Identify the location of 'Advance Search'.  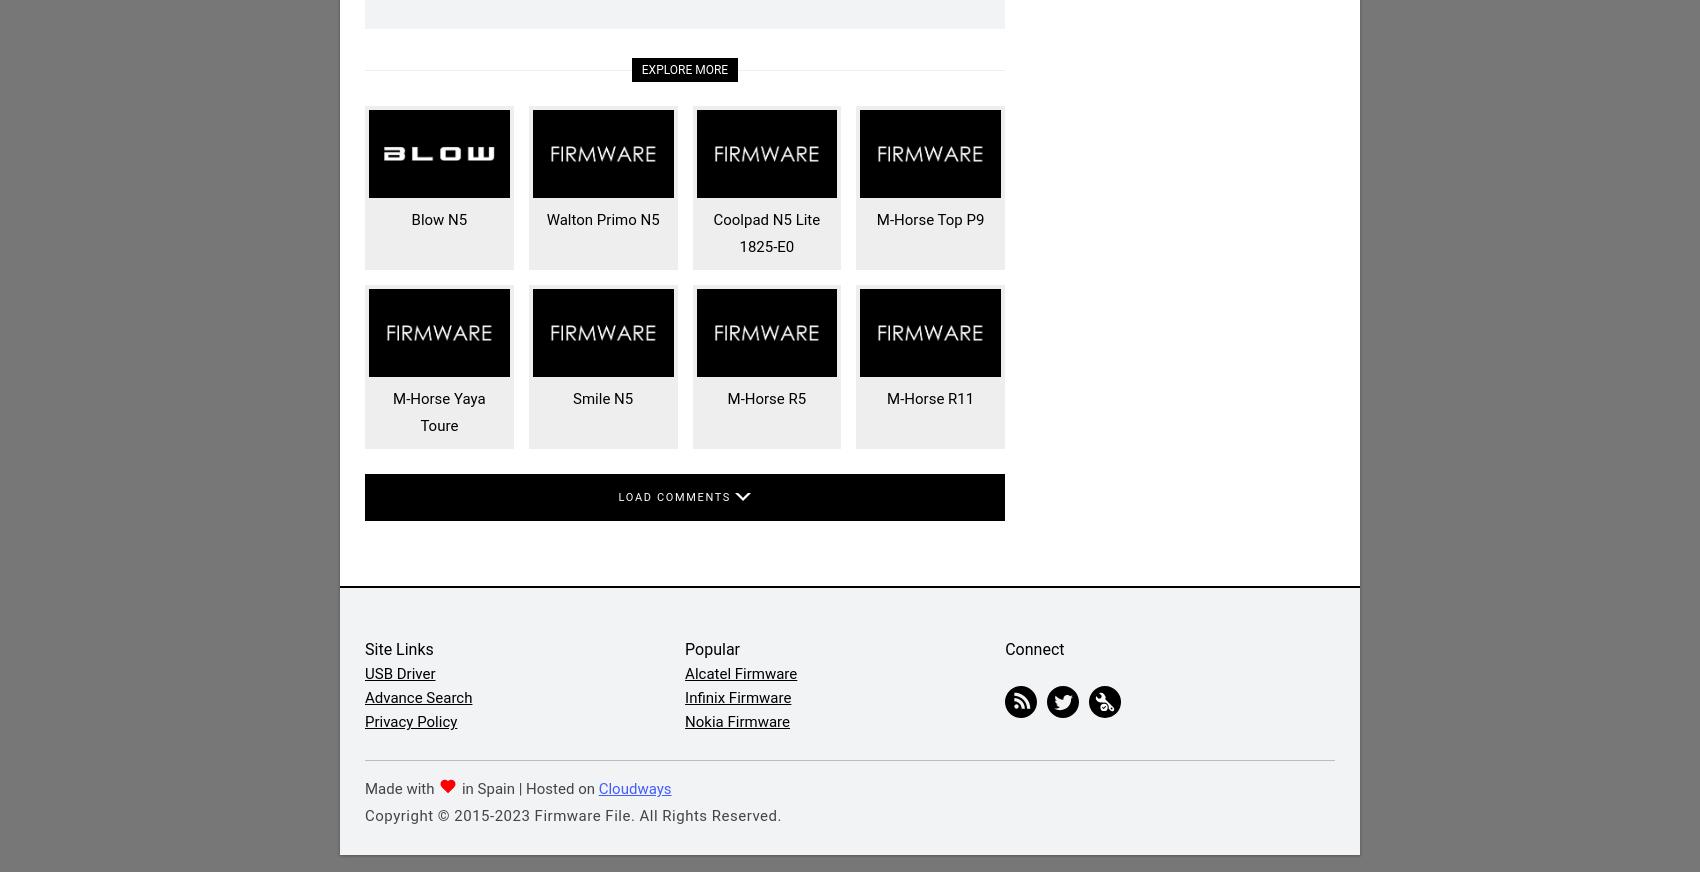
(417, 697).